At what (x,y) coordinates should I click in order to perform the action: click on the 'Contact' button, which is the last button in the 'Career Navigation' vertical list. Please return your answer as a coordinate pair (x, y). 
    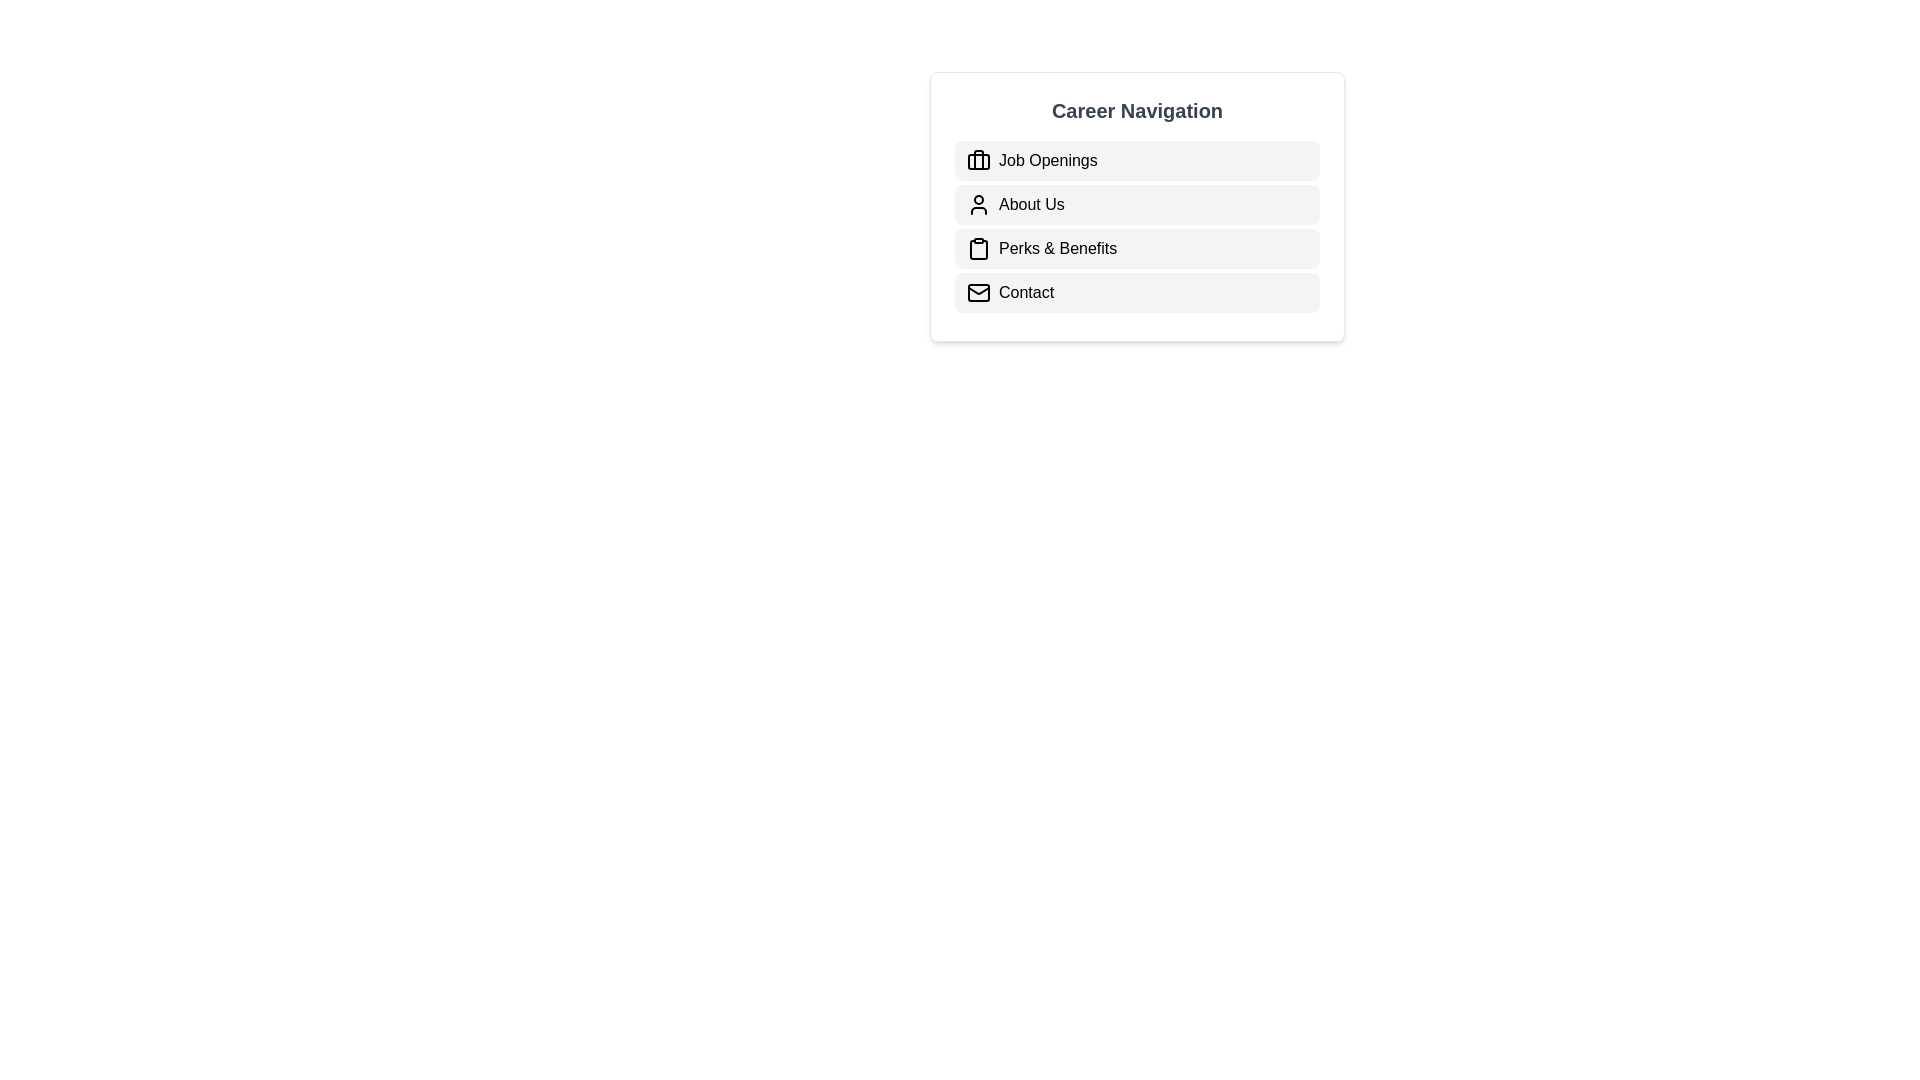
    Looking at the image, I should click on (1137, 293).